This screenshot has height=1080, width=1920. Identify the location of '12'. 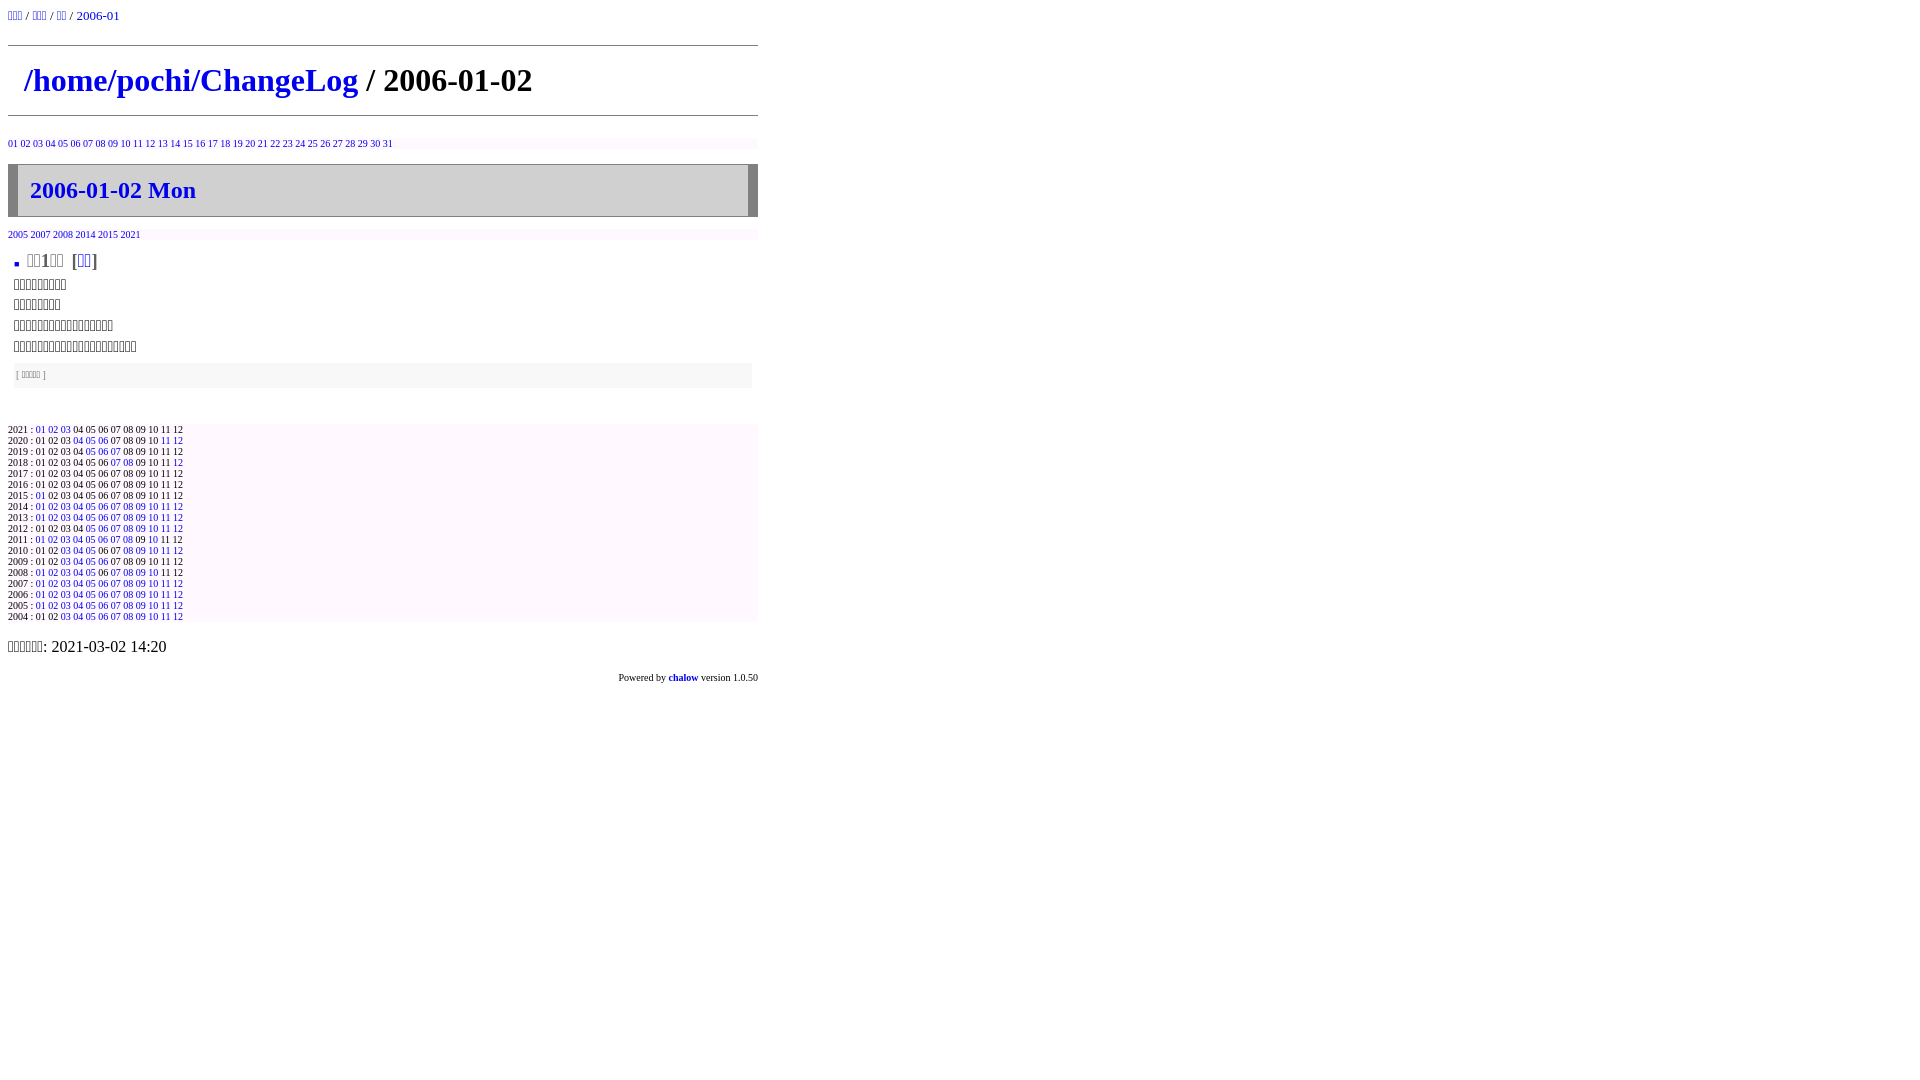
(177, 604).